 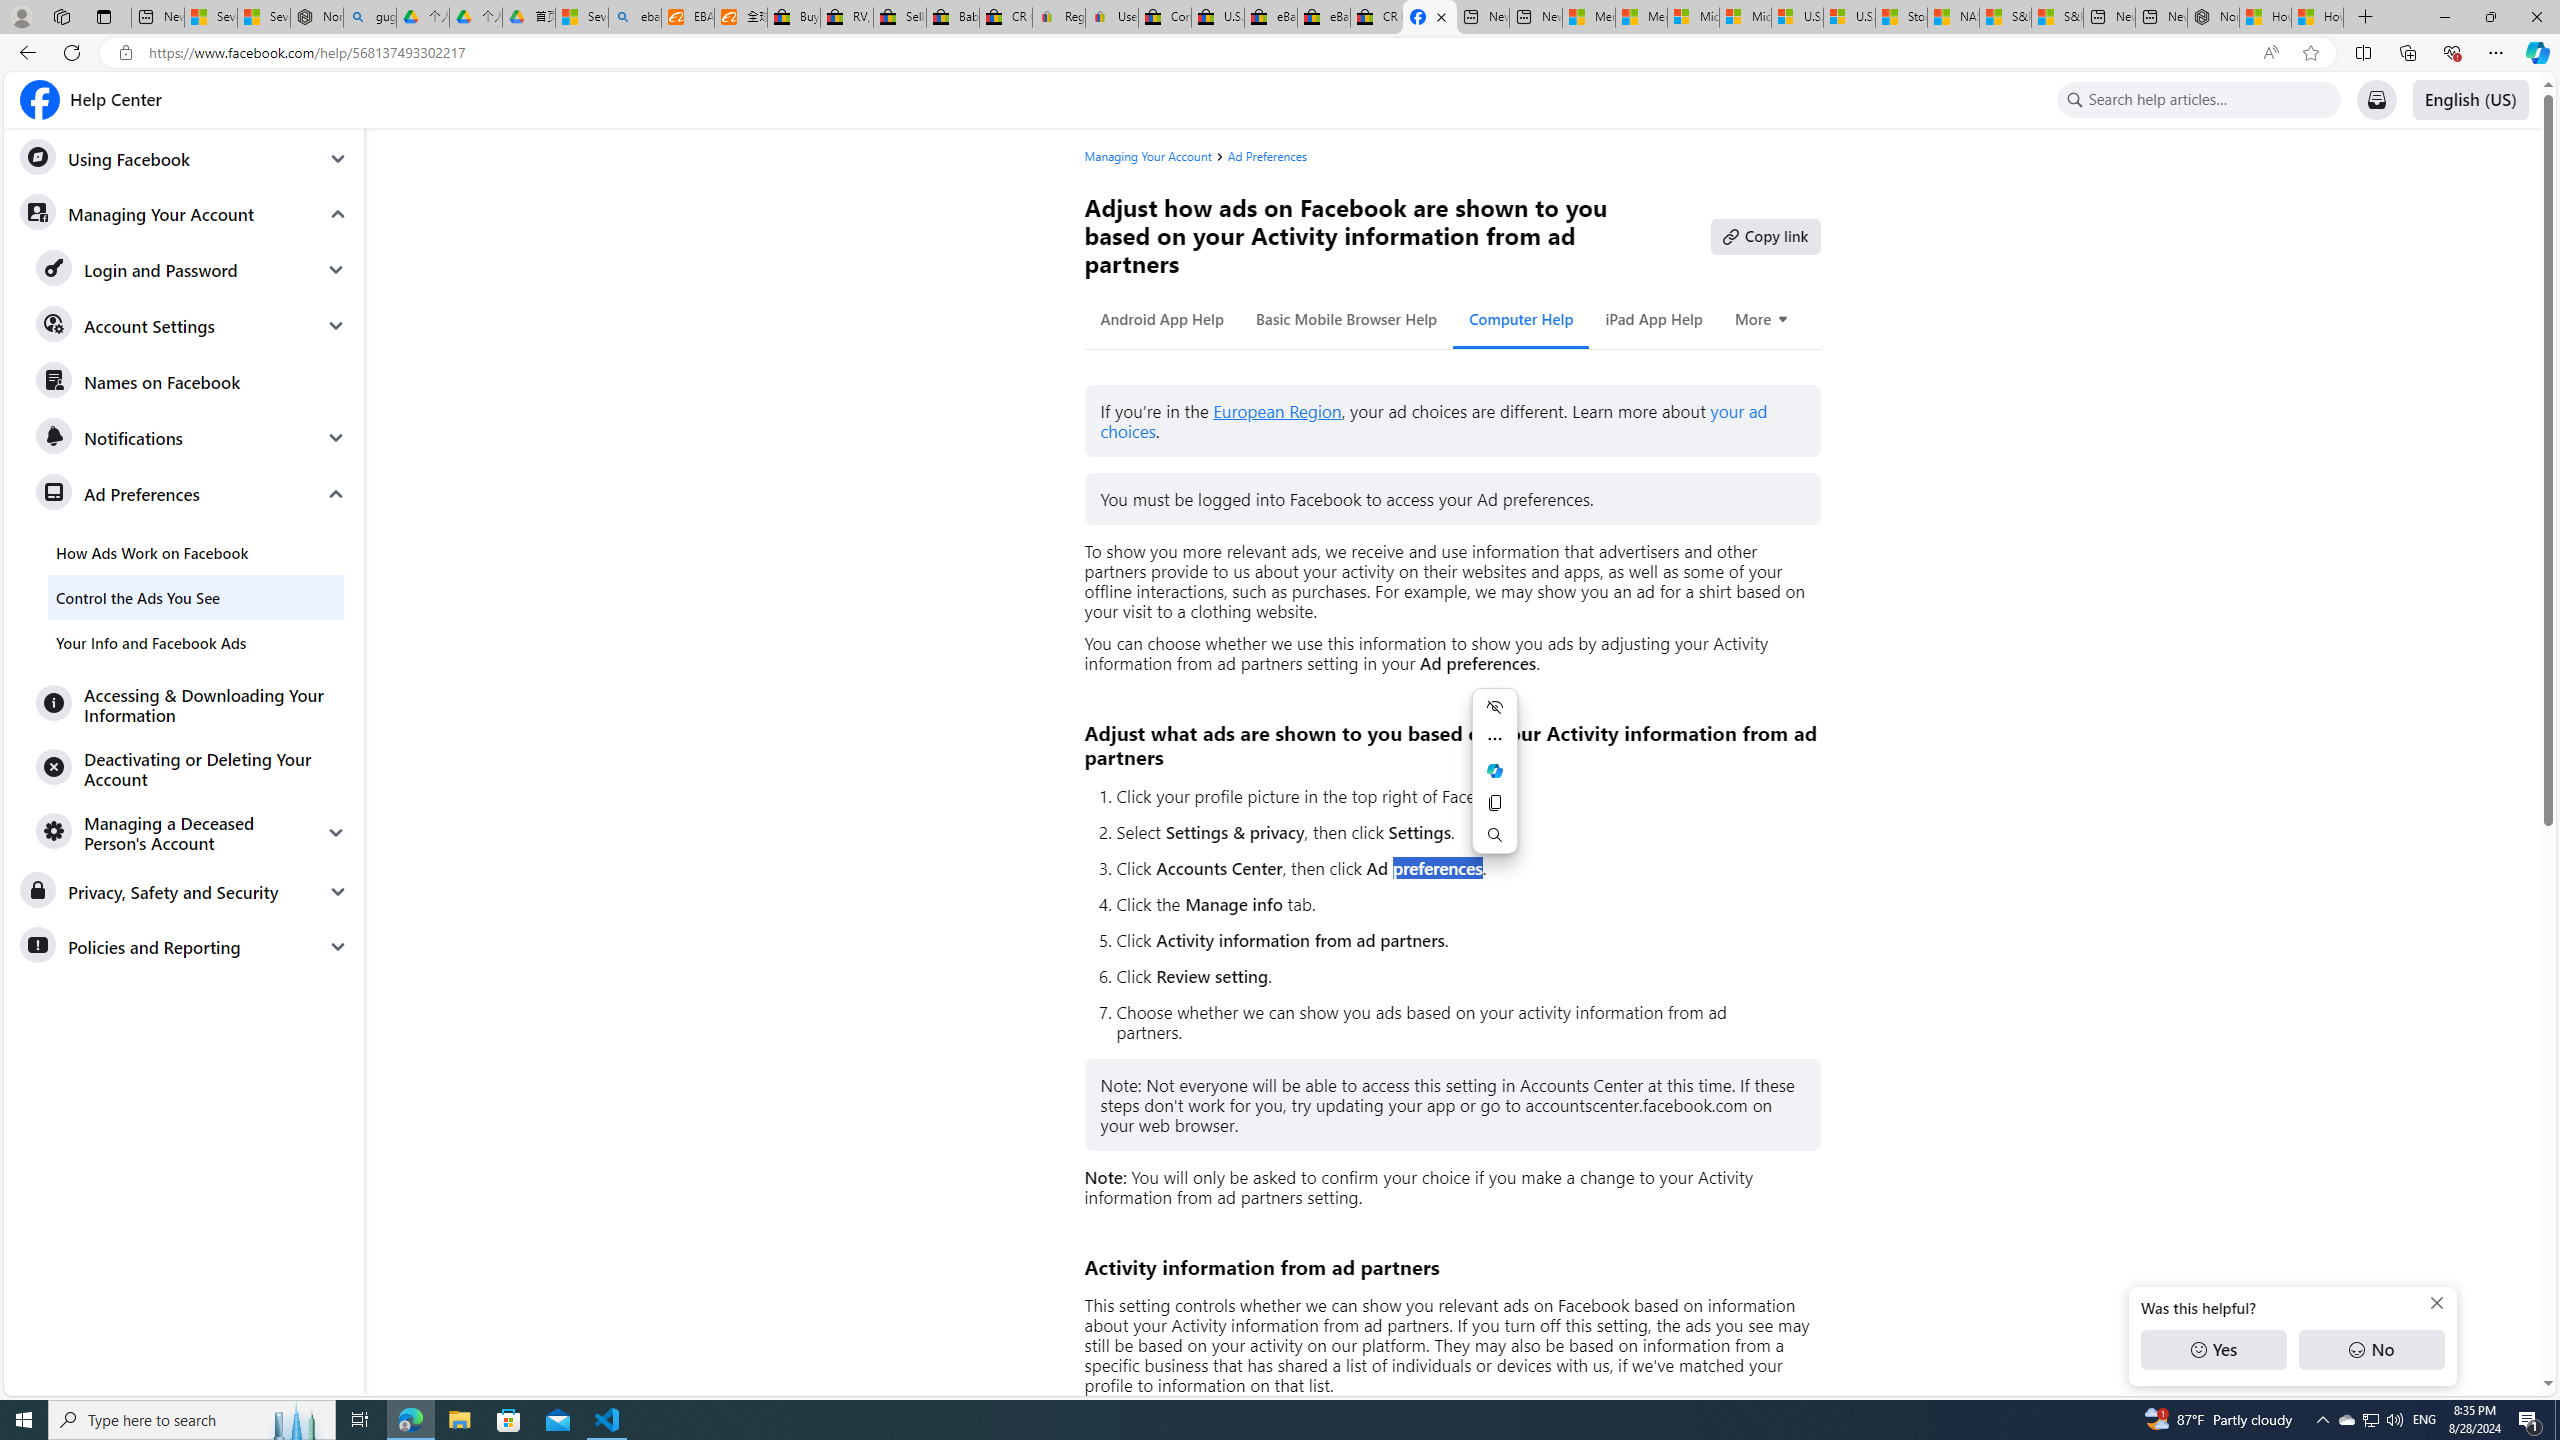 What do you see at coordinates (191, 382) in the screenshot?
I see `'Names on Facebook'` at bounding box center [191, 382].